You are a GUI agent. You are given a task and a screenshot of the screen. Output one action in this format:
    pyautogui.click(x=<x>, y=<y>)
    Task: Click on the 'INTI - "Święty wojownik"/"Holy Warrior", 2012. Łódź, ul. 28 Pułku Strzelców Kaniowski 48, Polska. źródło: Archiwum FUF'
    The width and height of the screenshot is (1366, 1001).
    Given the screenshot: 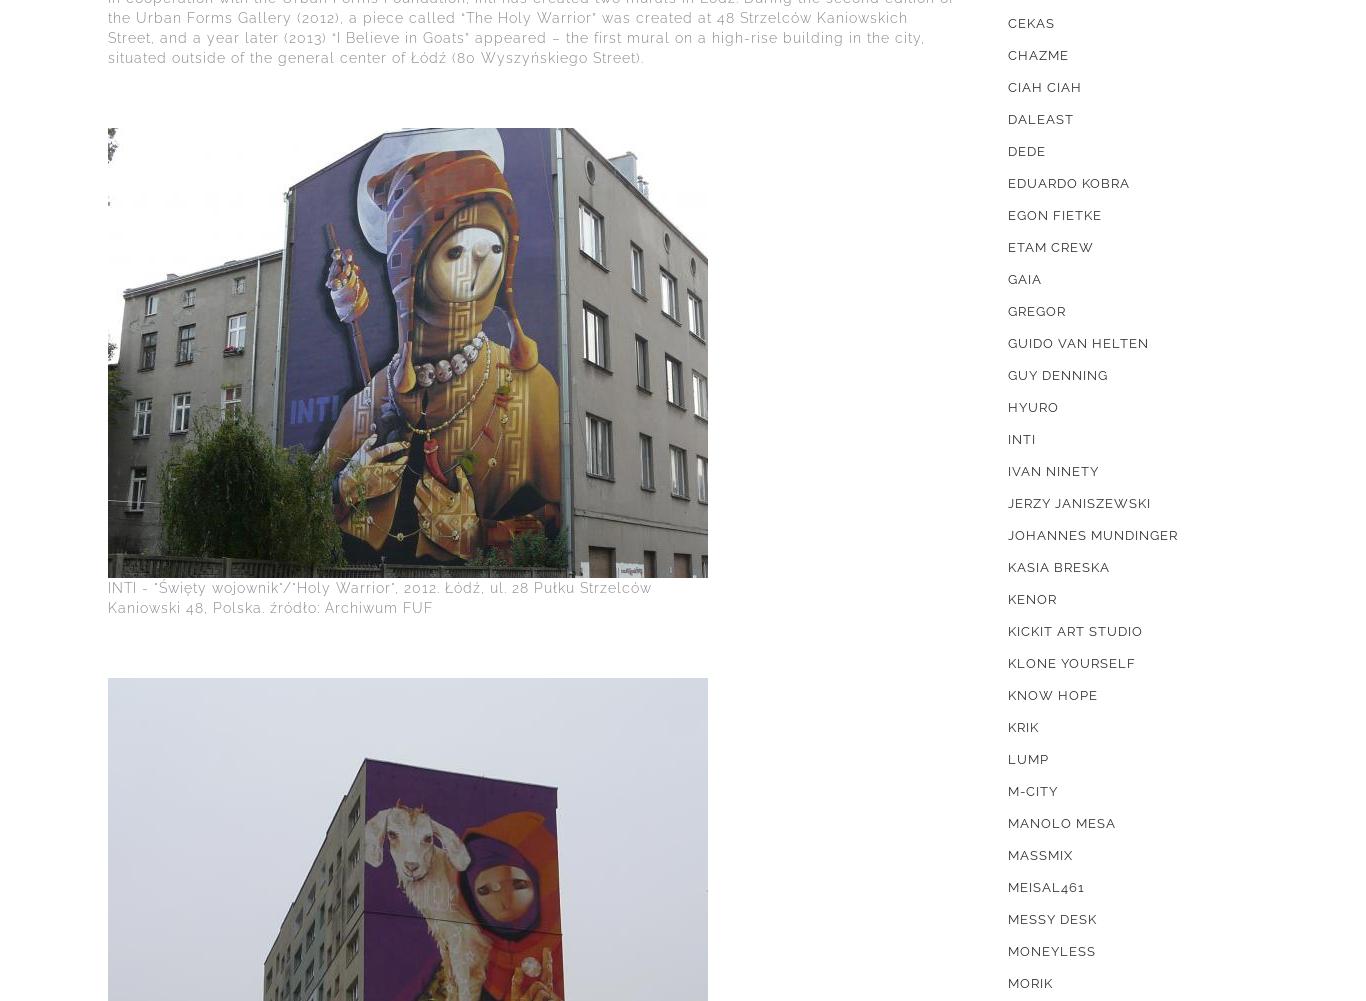 What is the action you would take?
    pyautogui.click(x=379, y=597)
    